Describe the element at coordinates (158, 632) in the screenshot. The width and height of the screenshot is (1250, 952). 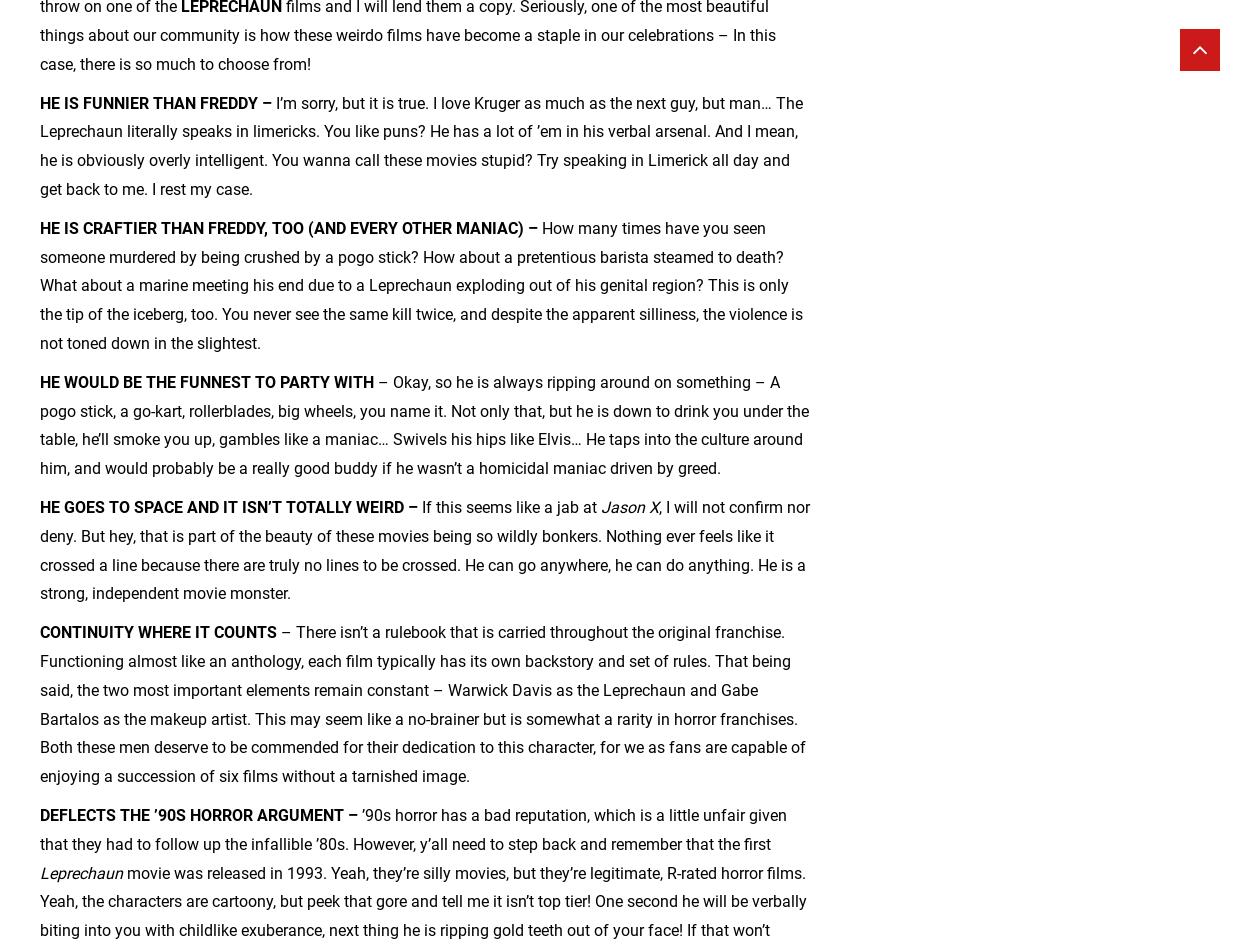
I see `'CONTINUITY WHERE IT COUNTS'` at that location.